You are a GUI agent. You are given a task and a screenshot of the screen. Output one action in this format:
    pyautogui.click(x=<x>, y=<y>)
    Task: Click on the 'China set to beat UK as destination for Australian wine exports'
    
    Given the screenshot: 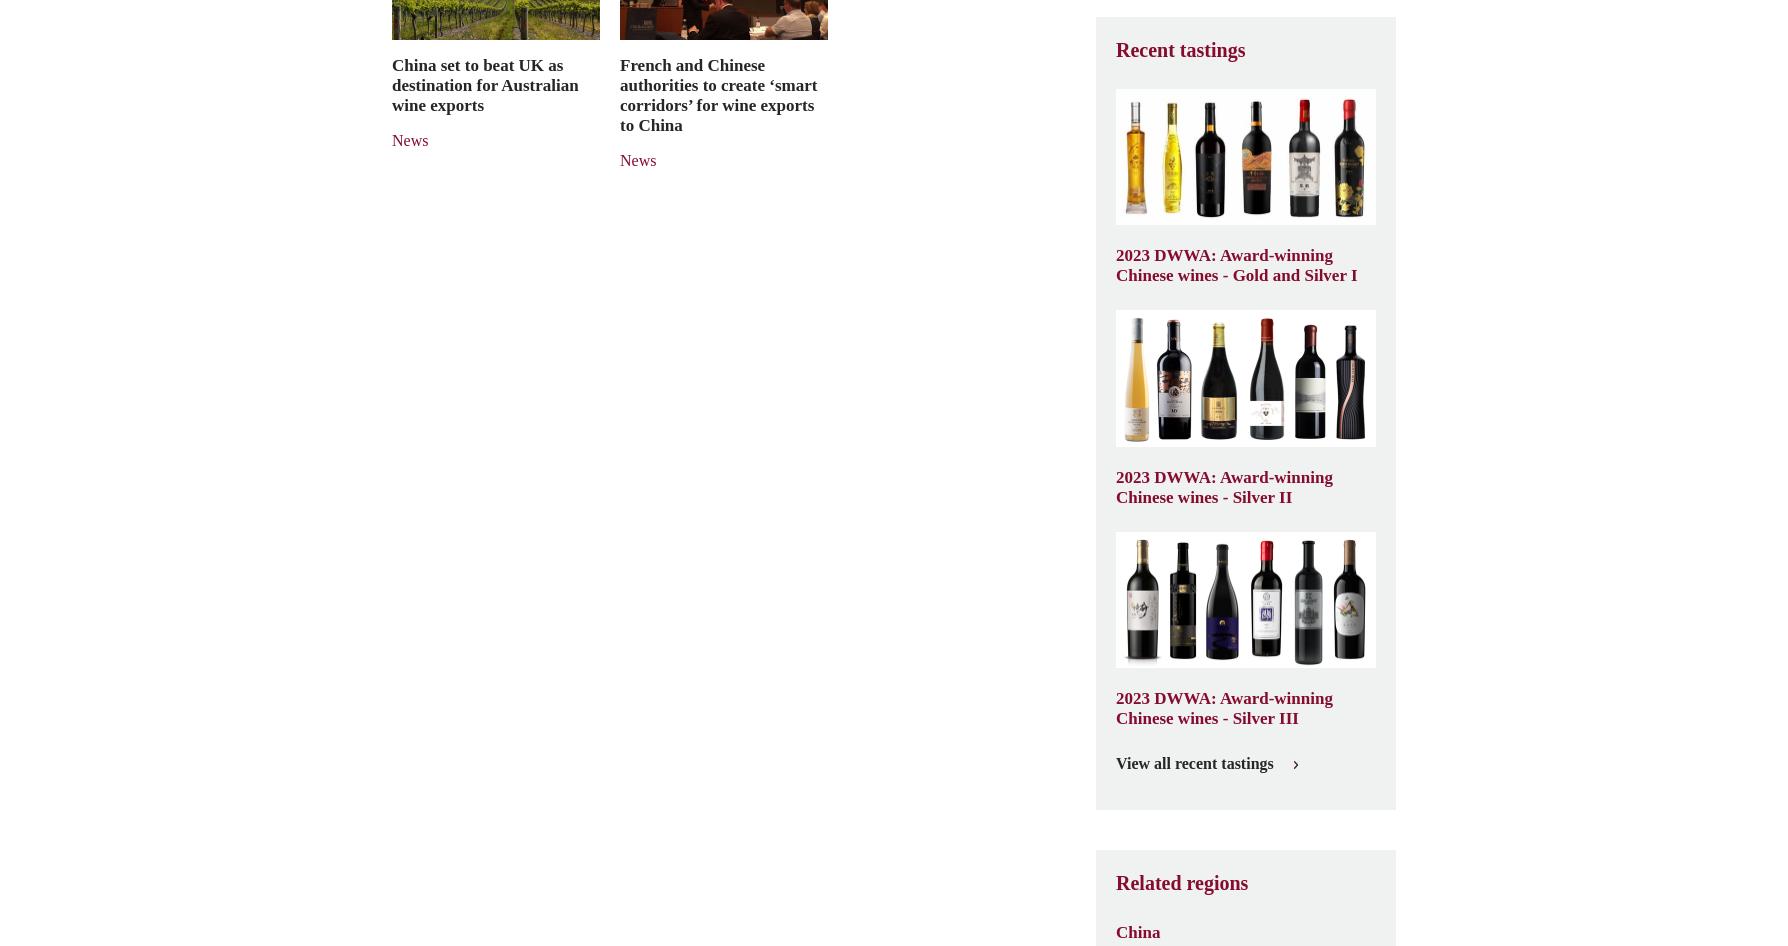 What is the action you would take?
    pyautogui.click(x=485, y=83)
    